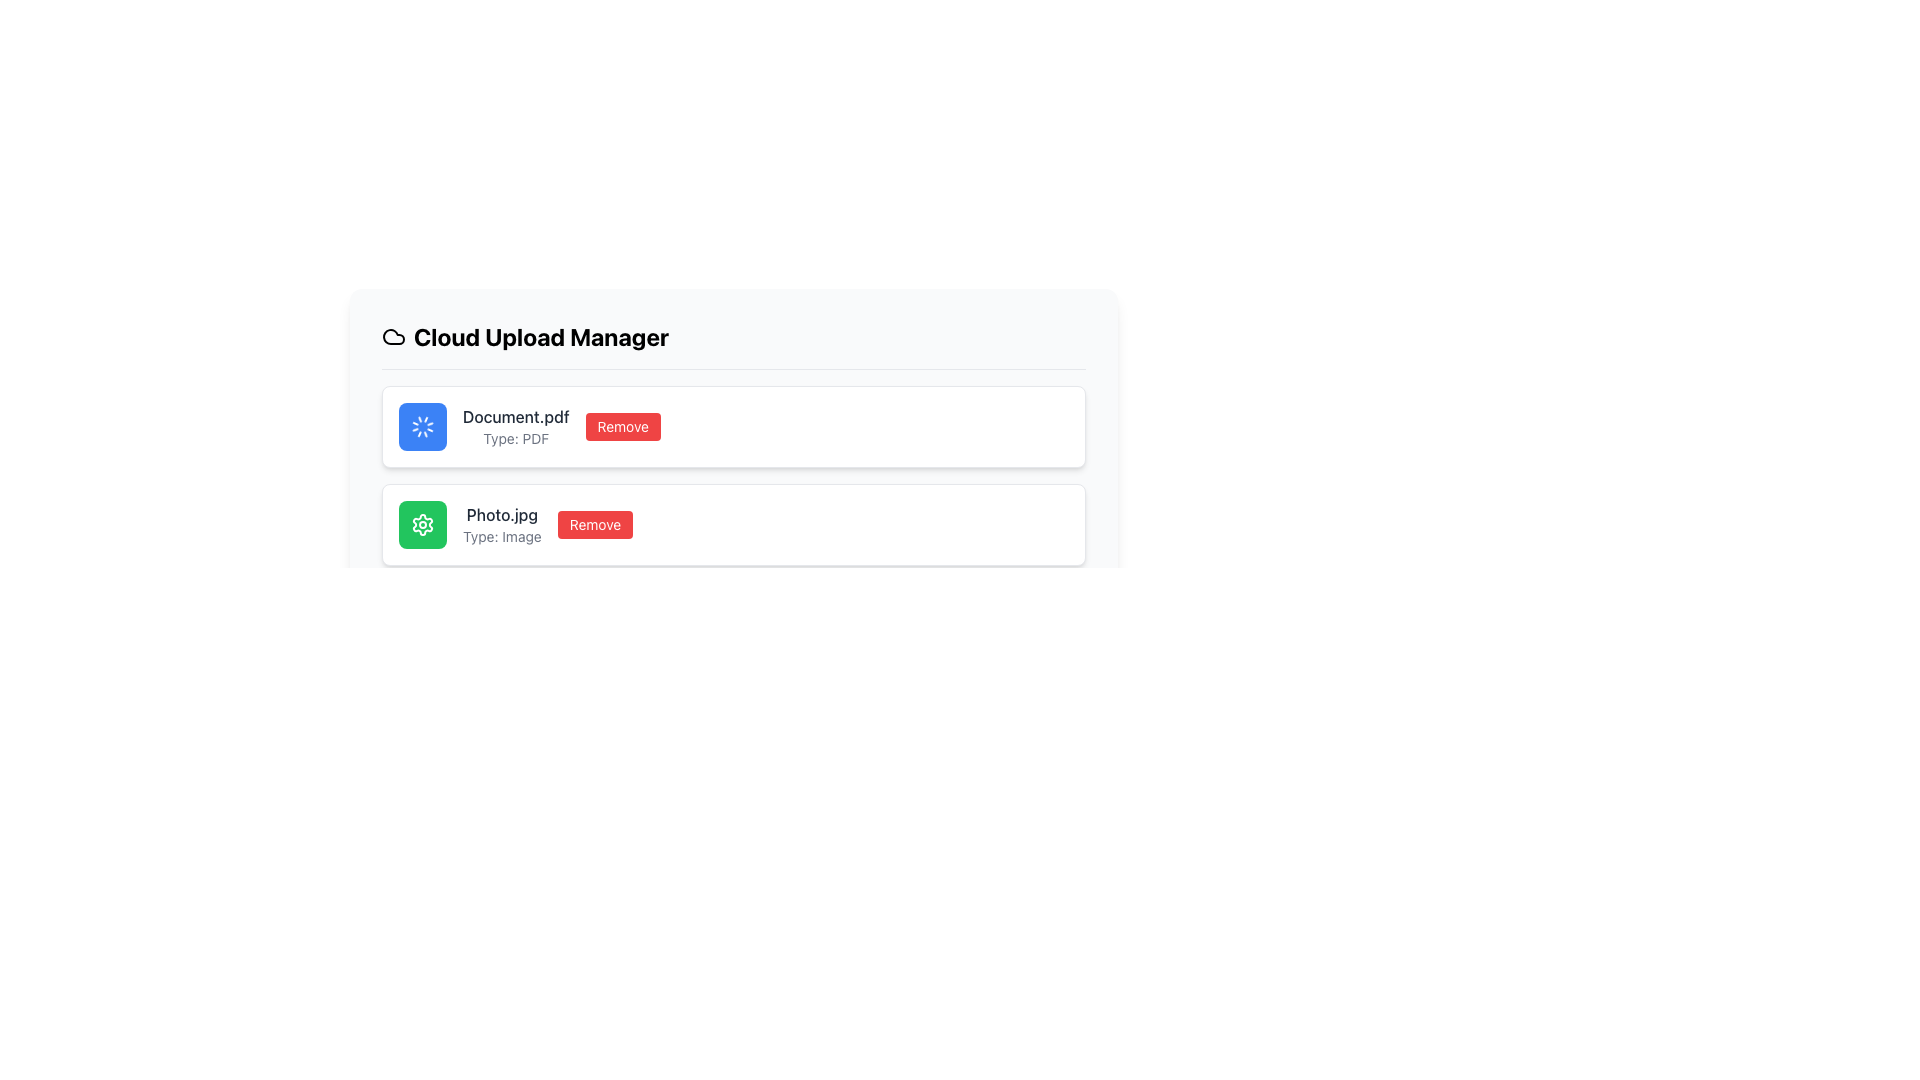 This screenshot has width=1920, height=1080. I want to click on the text label that reads 'Type: PDF,' which is styled in light gray and located directly beneath the text 'Document.pdf.', so click(516, 438).